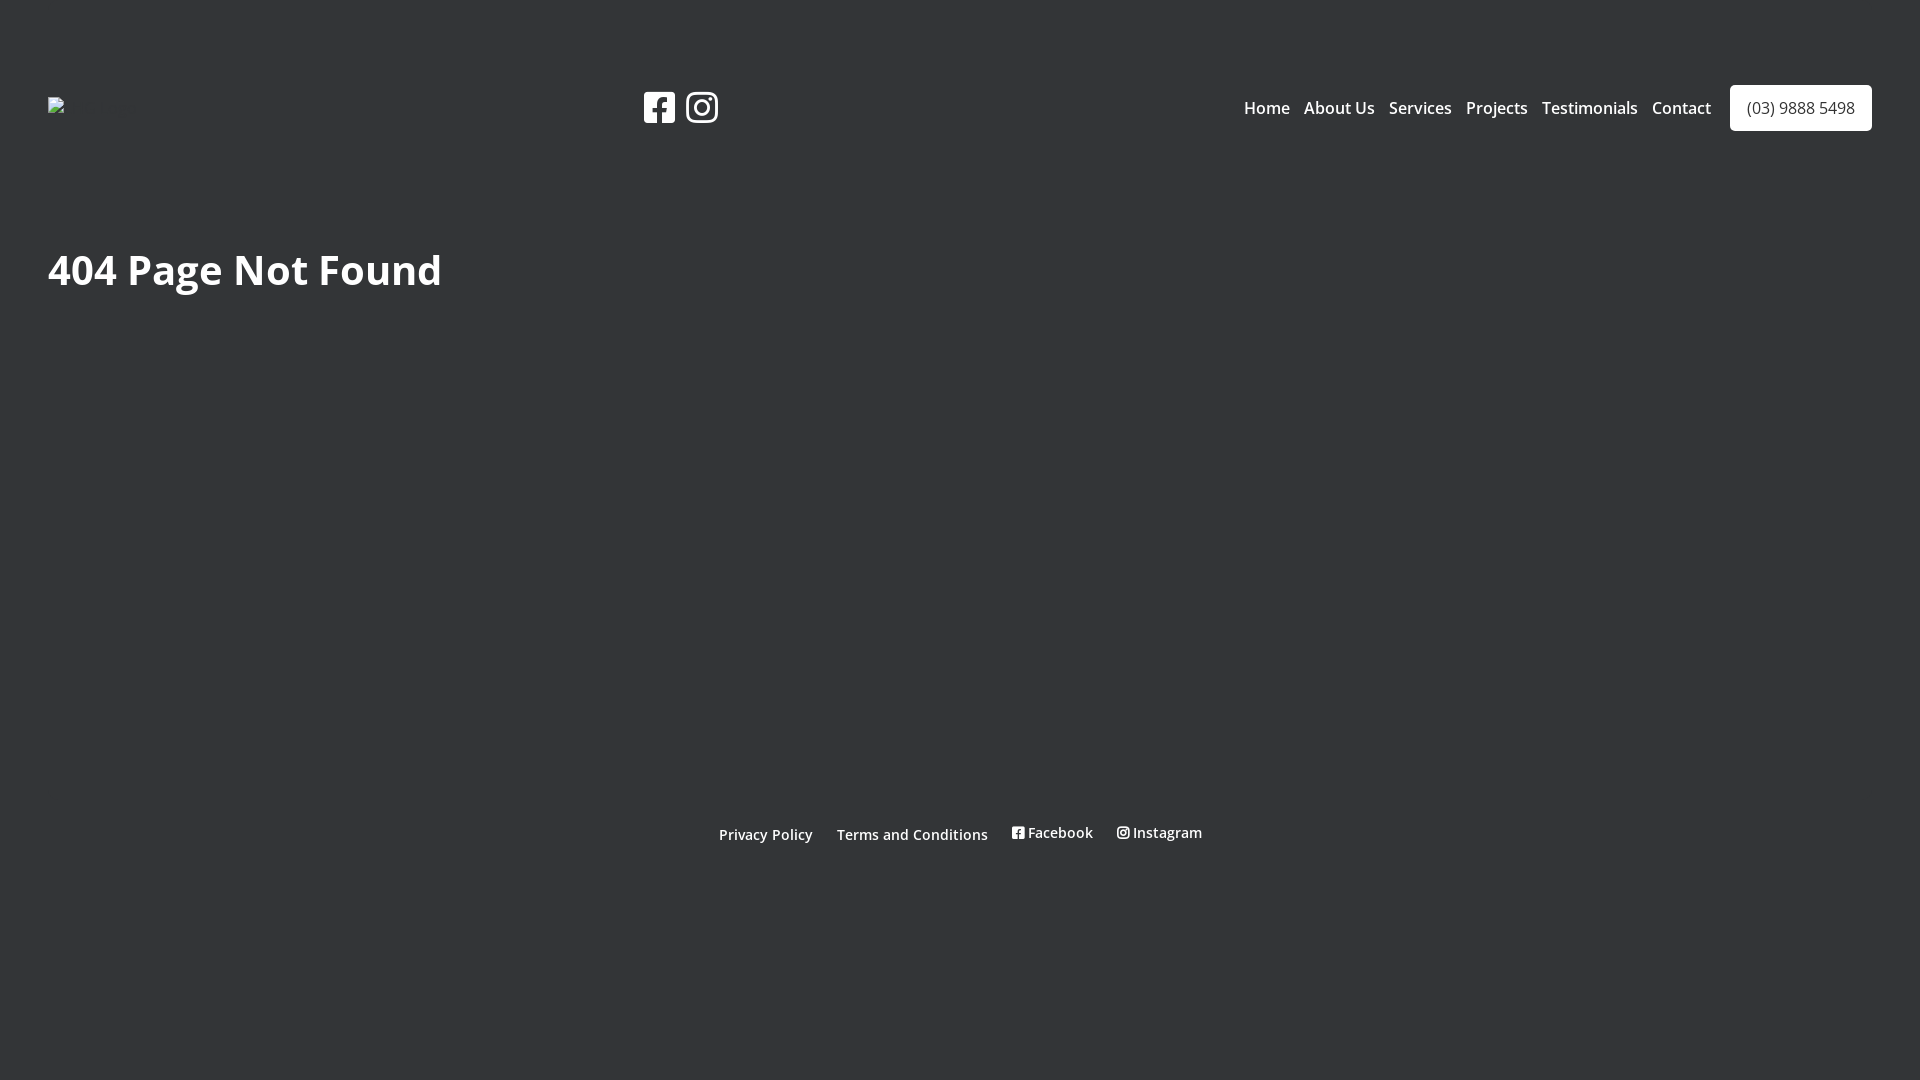 This screenshot has width=1920, height=1080. I want to click on 'Instagram', so click(1158, 832).